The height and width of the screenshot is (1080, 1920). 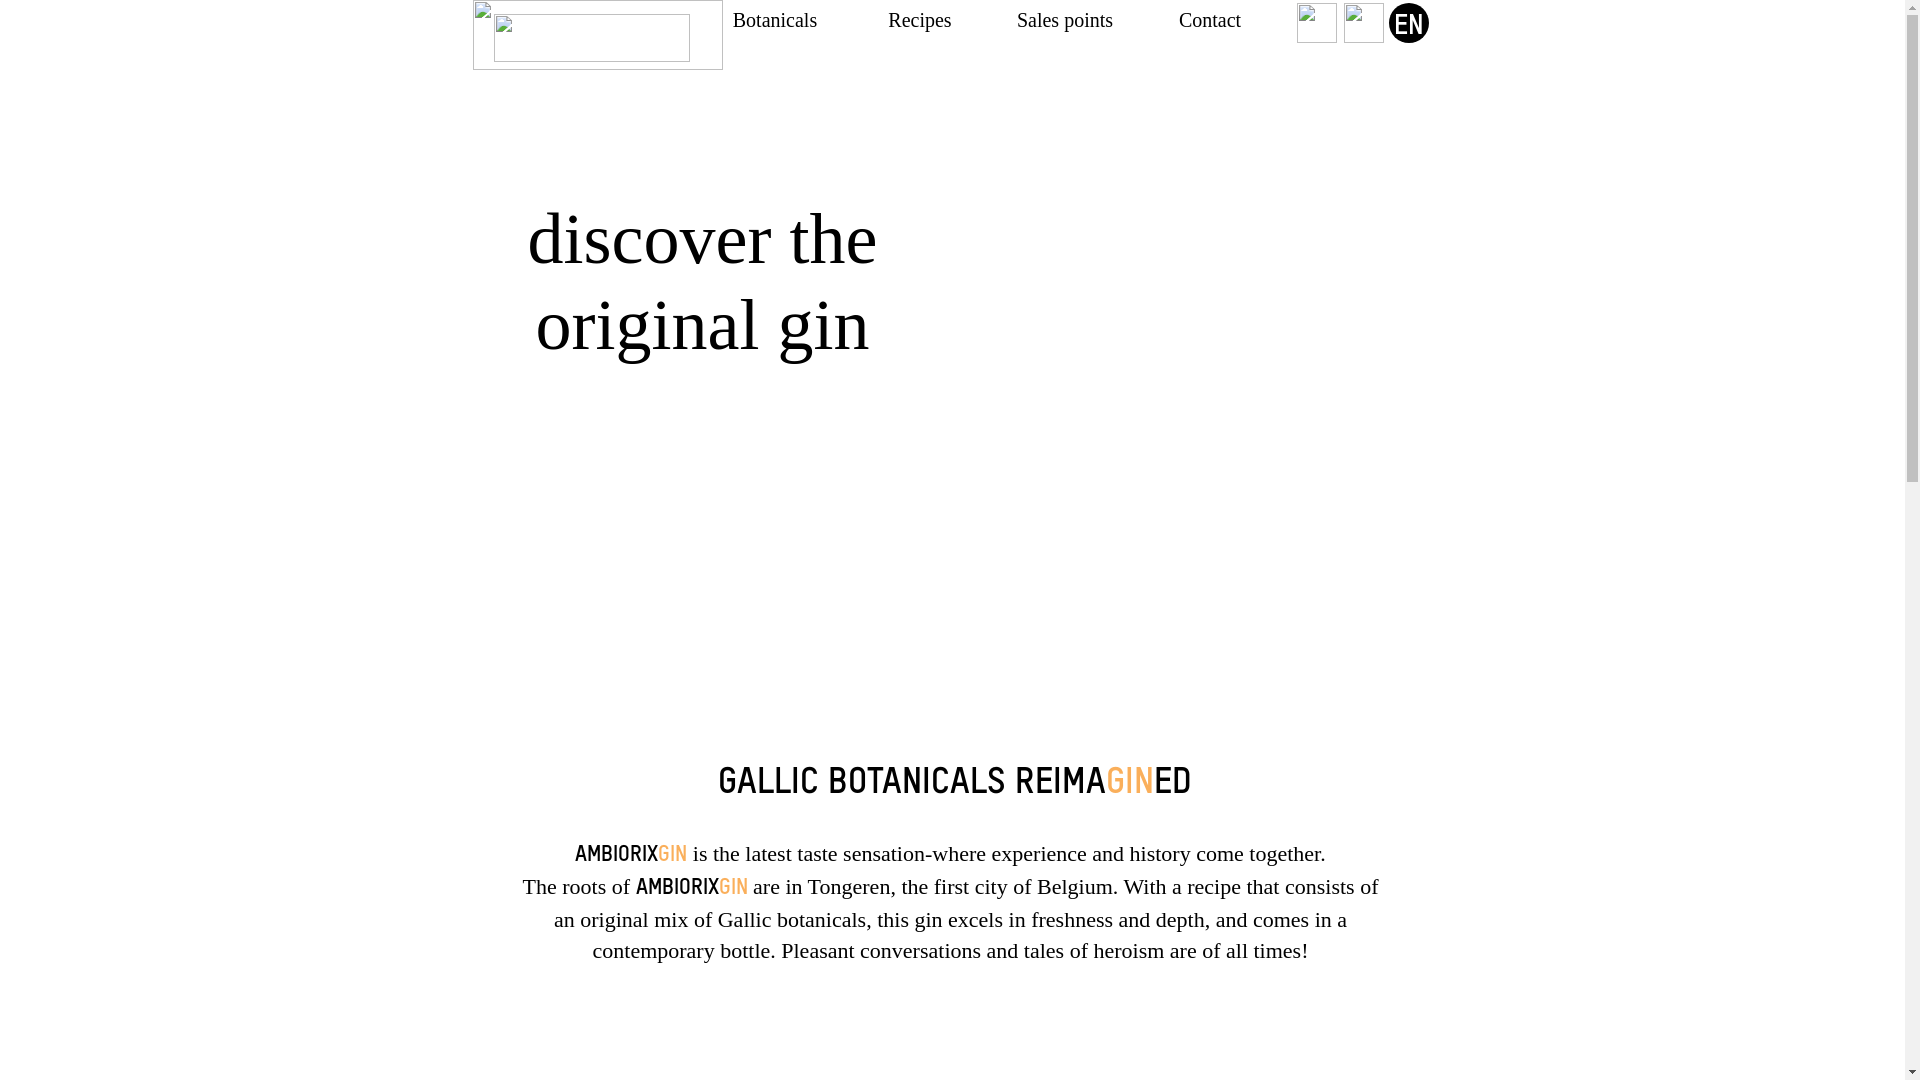 What do you see at coordinates (1406, 23) in the screenshot?
I see `'EN'` at bounding box center [1406, 23].